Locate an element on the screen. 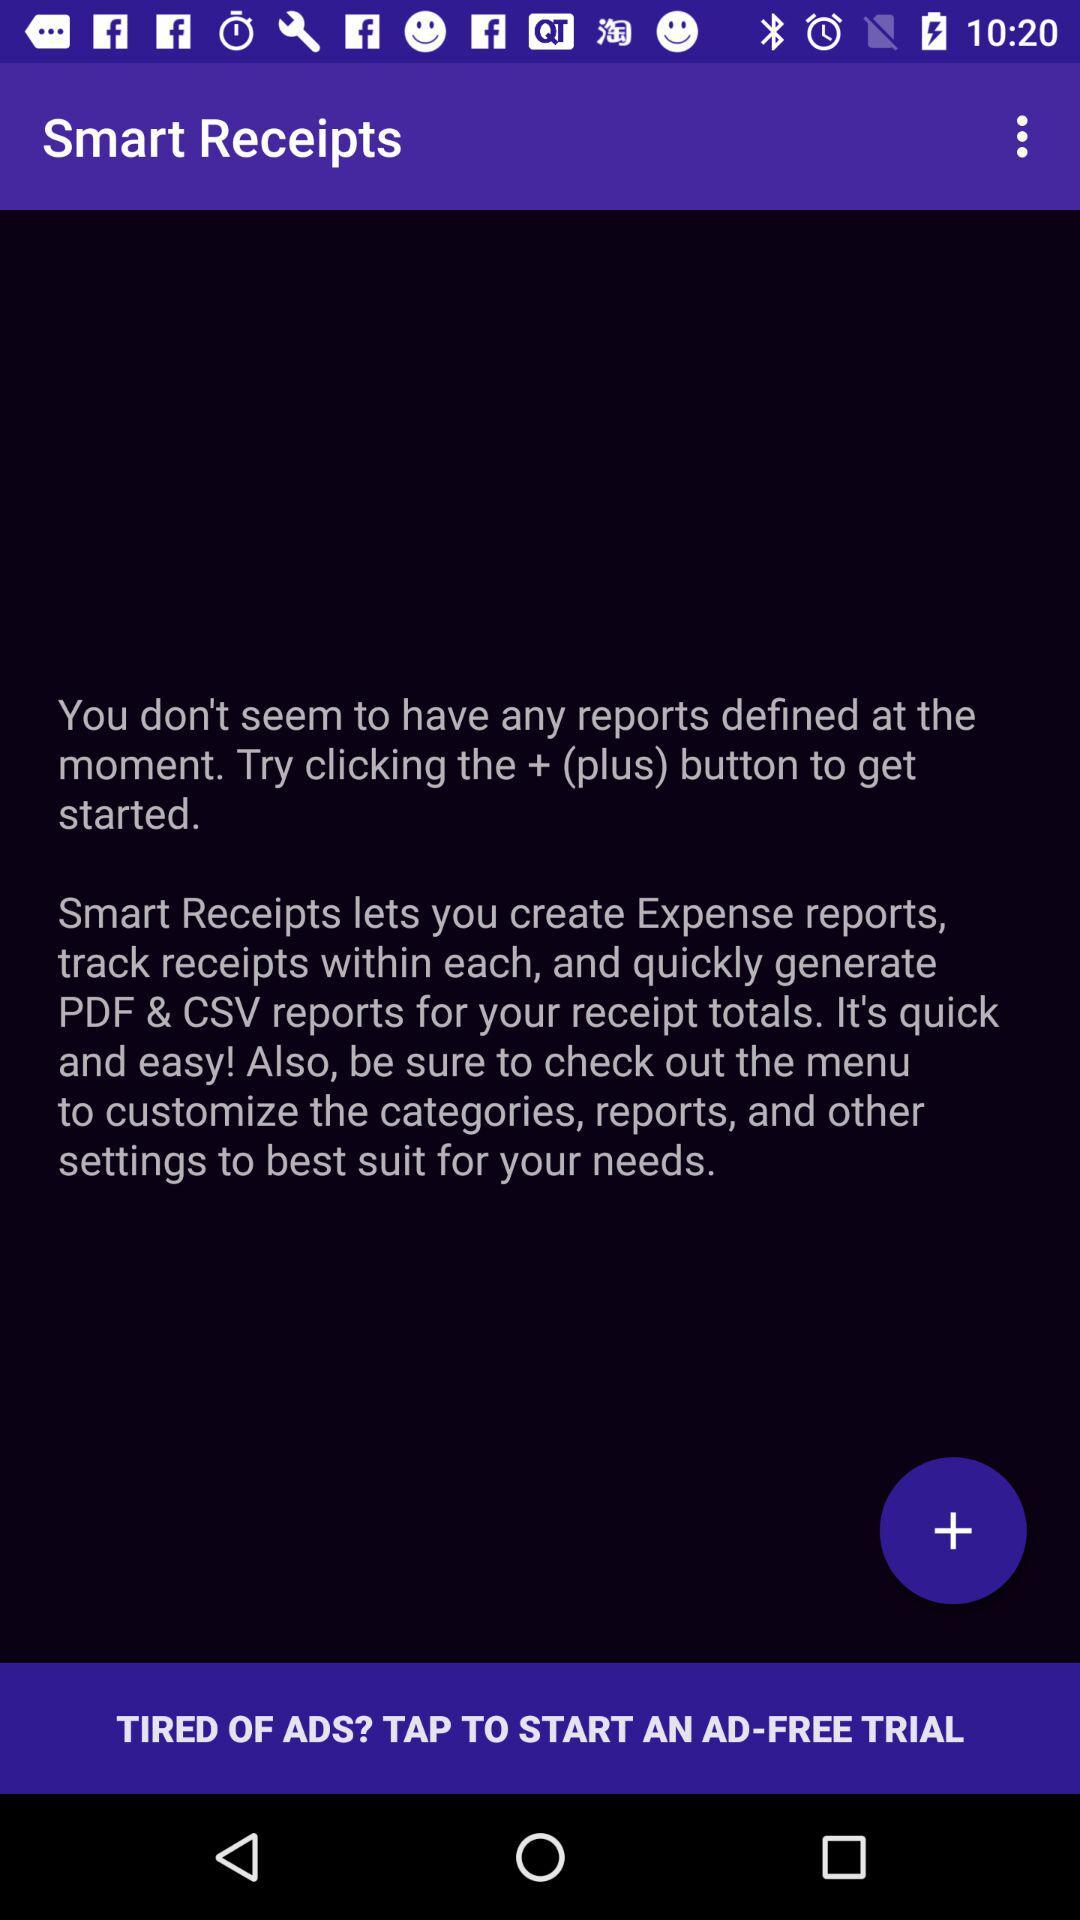 This screenshot has width=1080, height=1920. icon next to the smart receipts item is located at coordinates (1027, 135).